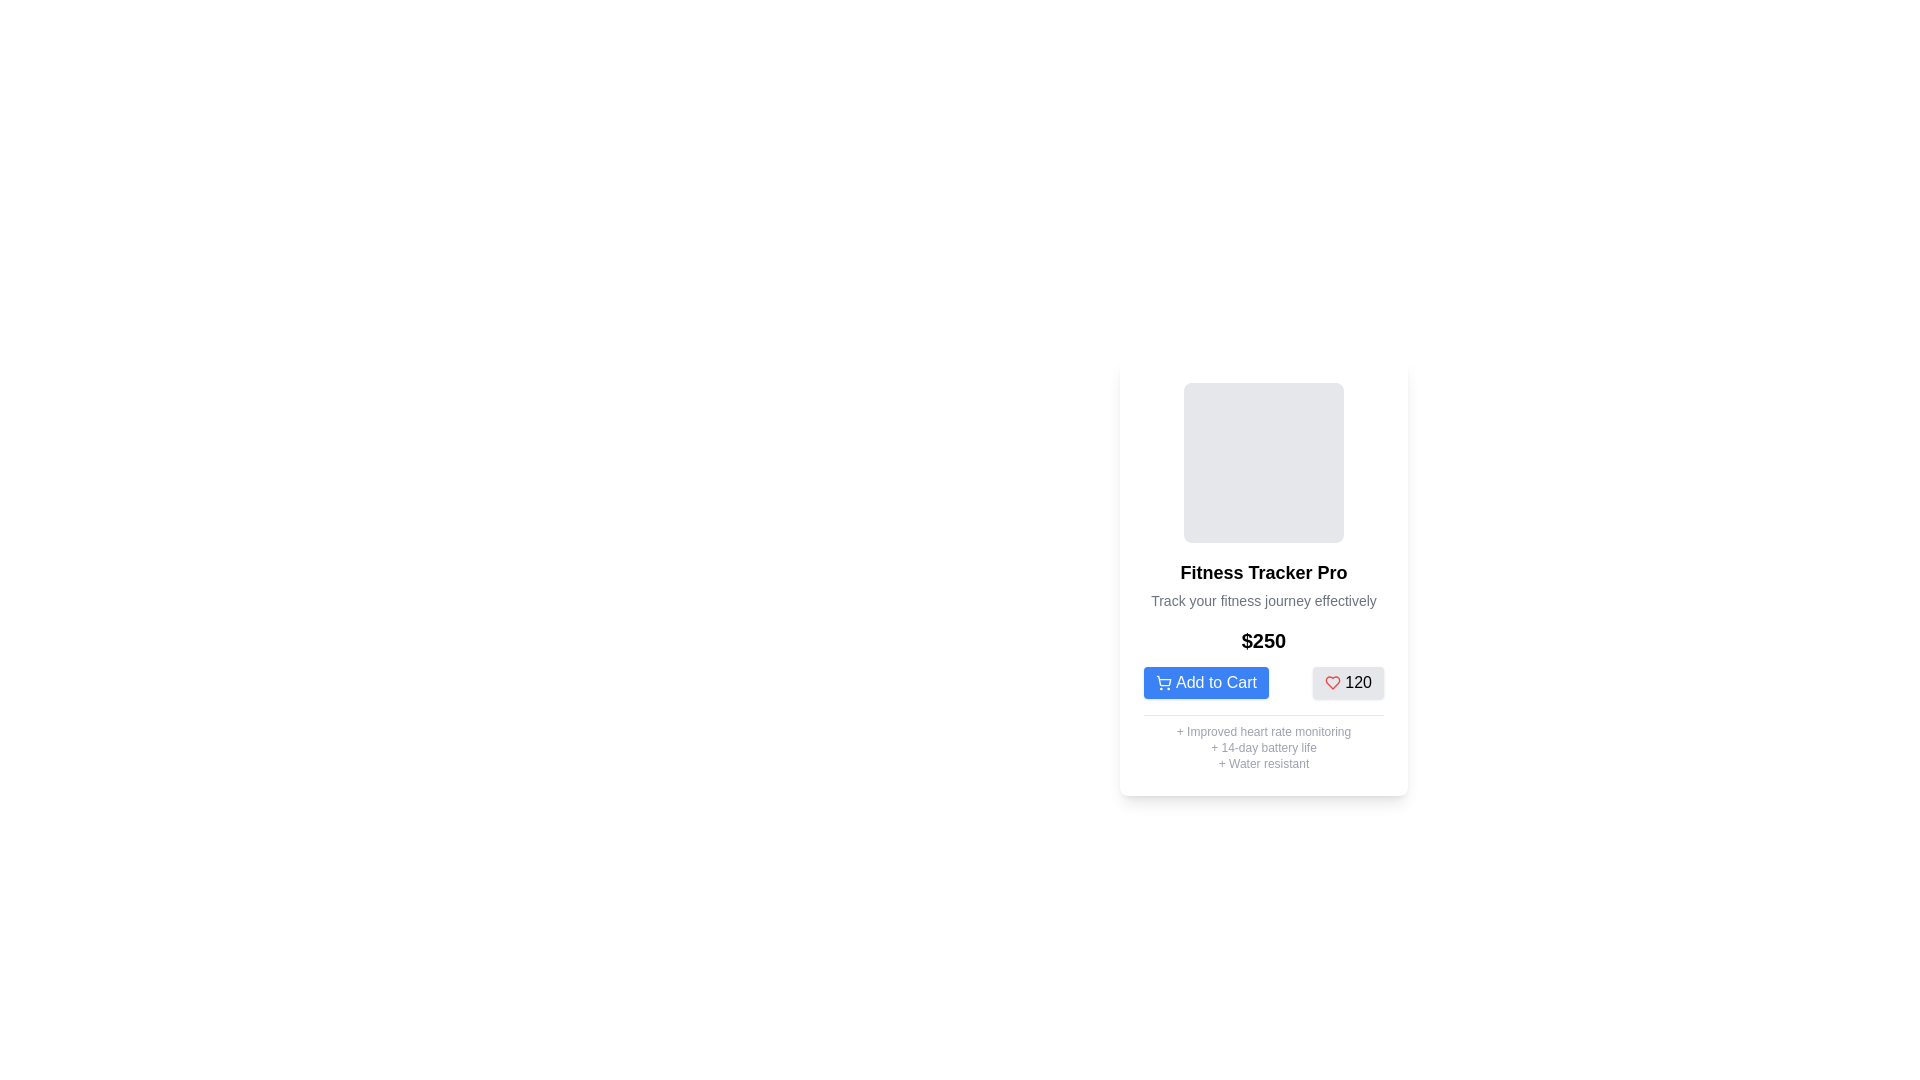  What do you see at coordinates (1262, 462) in the screenshot?
I see `the placeholder image located at the top of the card layout for the product 'Fitness Tracker Pro'` at bounding box center [1262, 462].